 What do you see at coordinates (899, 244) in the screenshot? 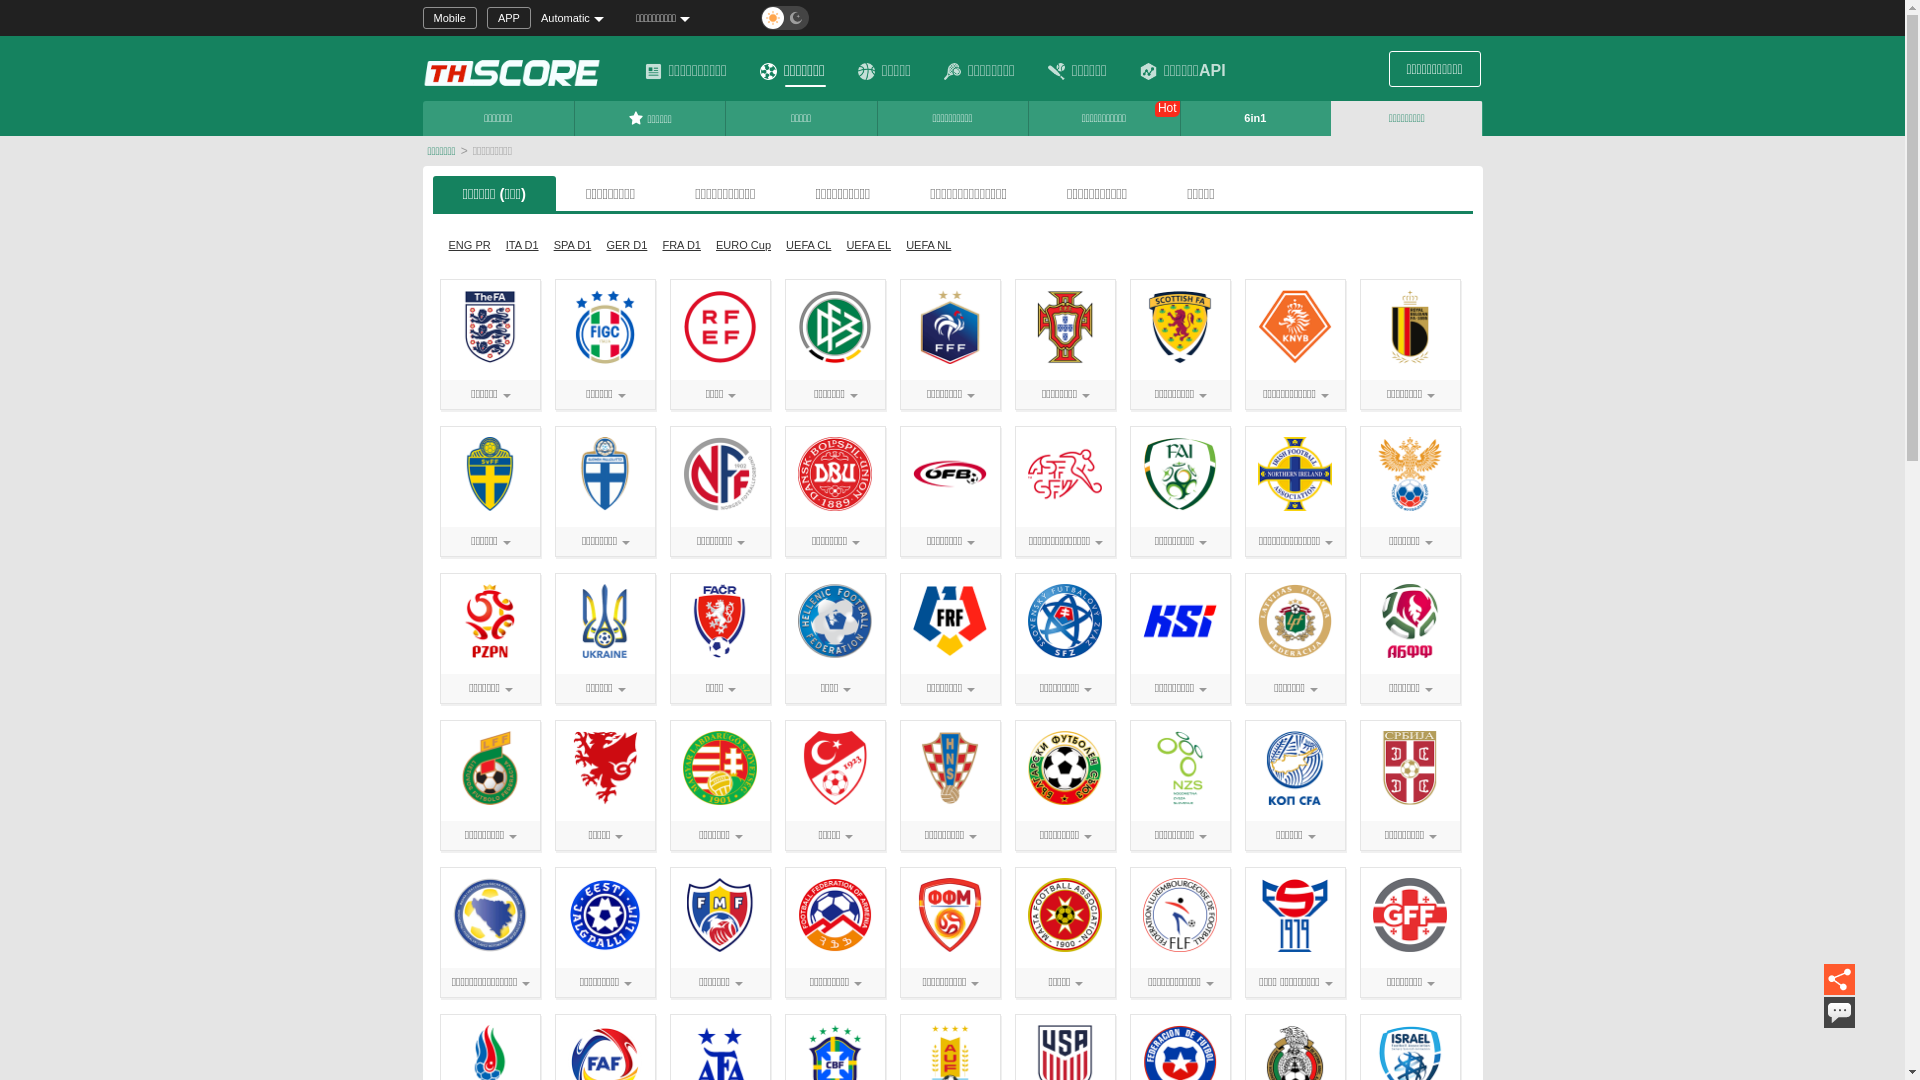
I see `'UEFA NL'` at bounding box center [899, 244].